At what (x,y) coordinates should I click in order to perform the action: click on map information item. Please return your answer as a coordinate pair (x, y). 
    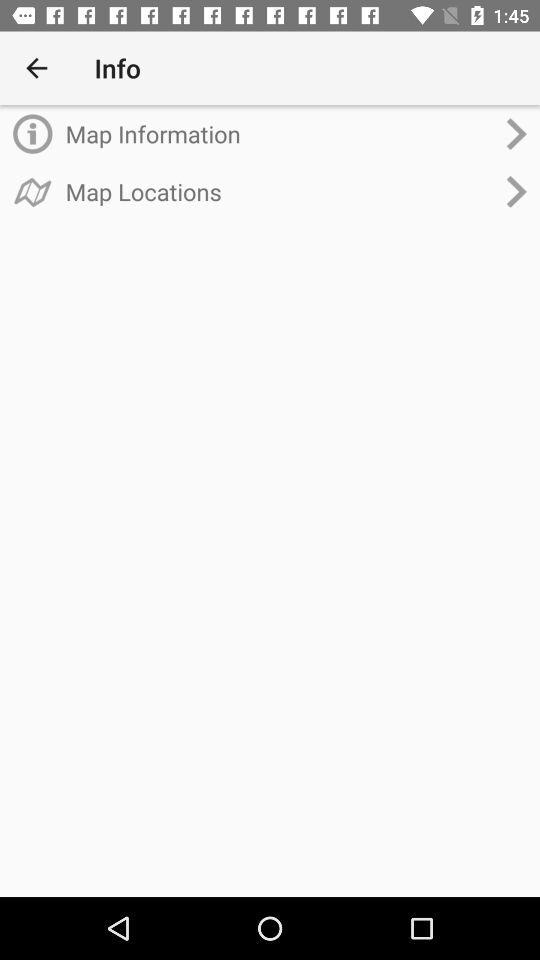
    Looking at the image, I should click on (278, 133).